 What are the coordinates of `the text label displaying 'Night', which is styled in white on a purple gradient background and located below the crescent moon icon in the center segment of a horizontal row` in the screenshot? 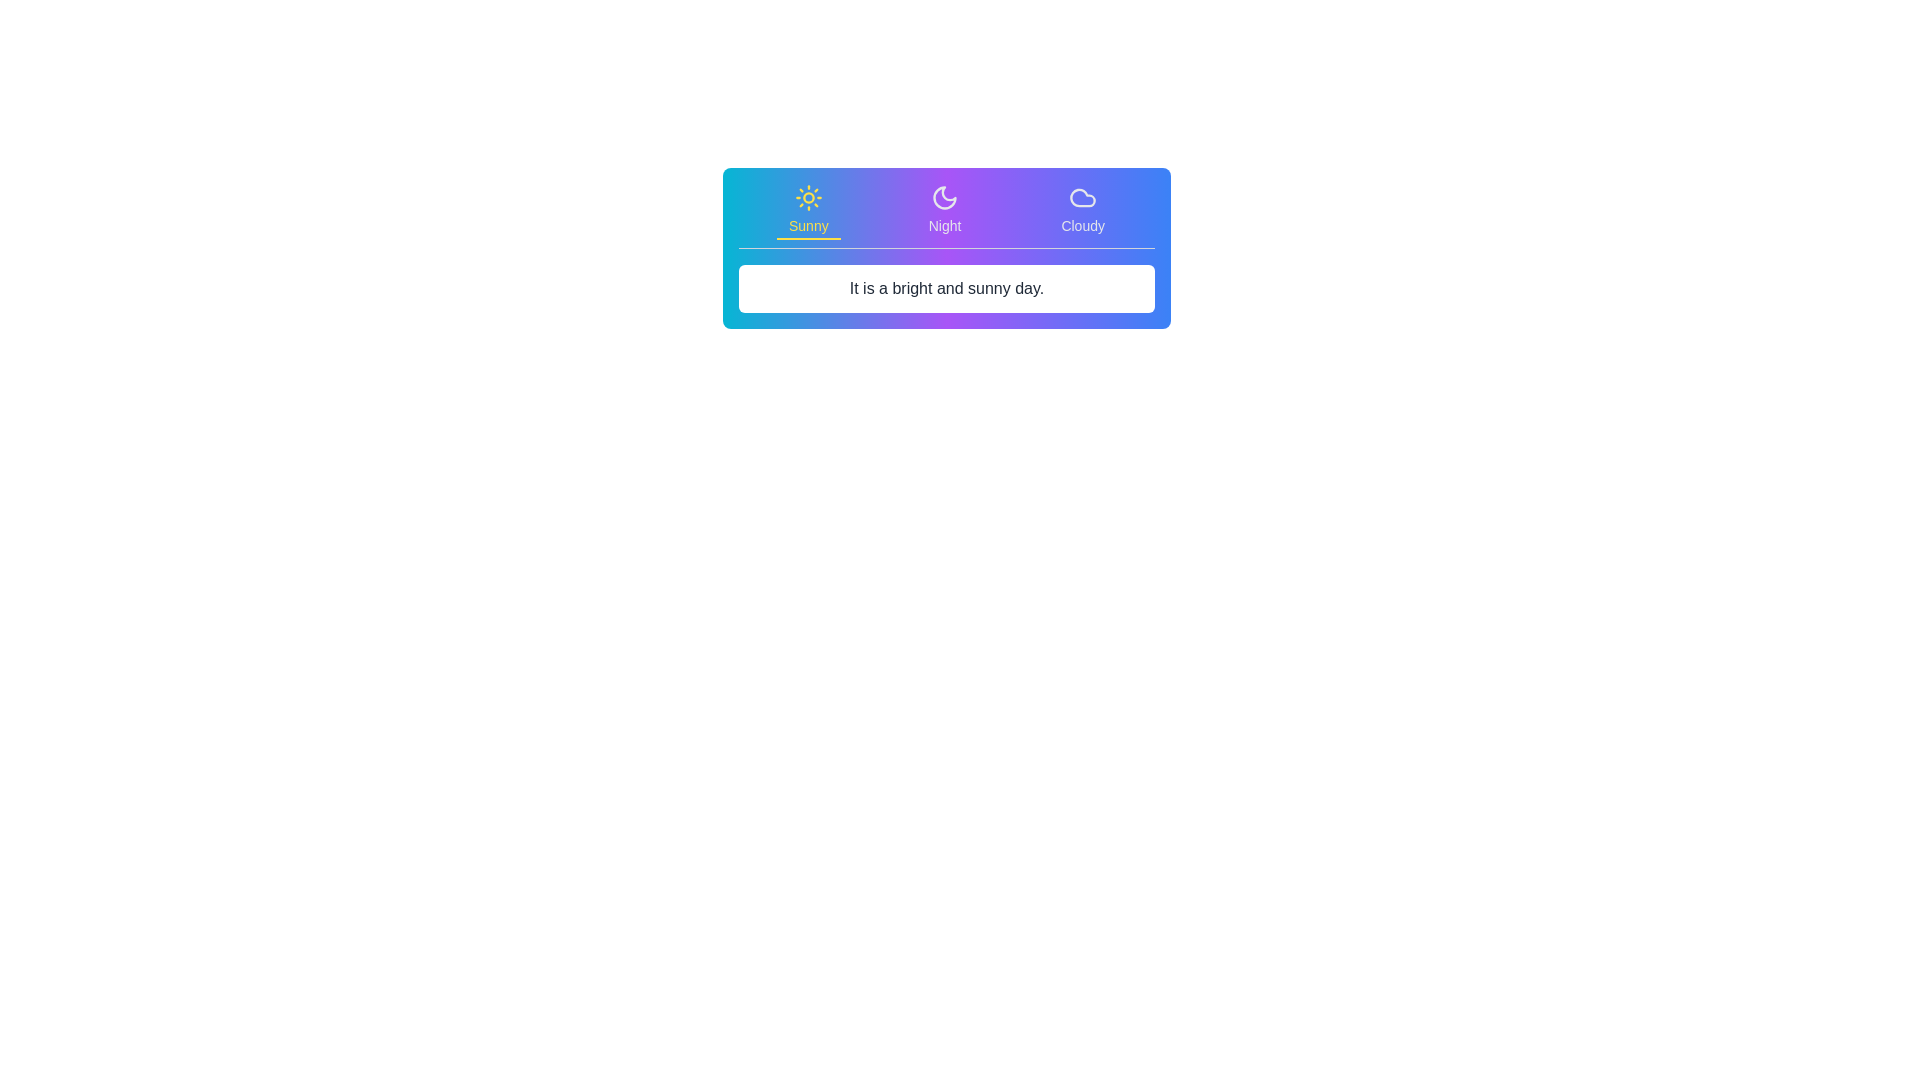 It's located at (944, 225).